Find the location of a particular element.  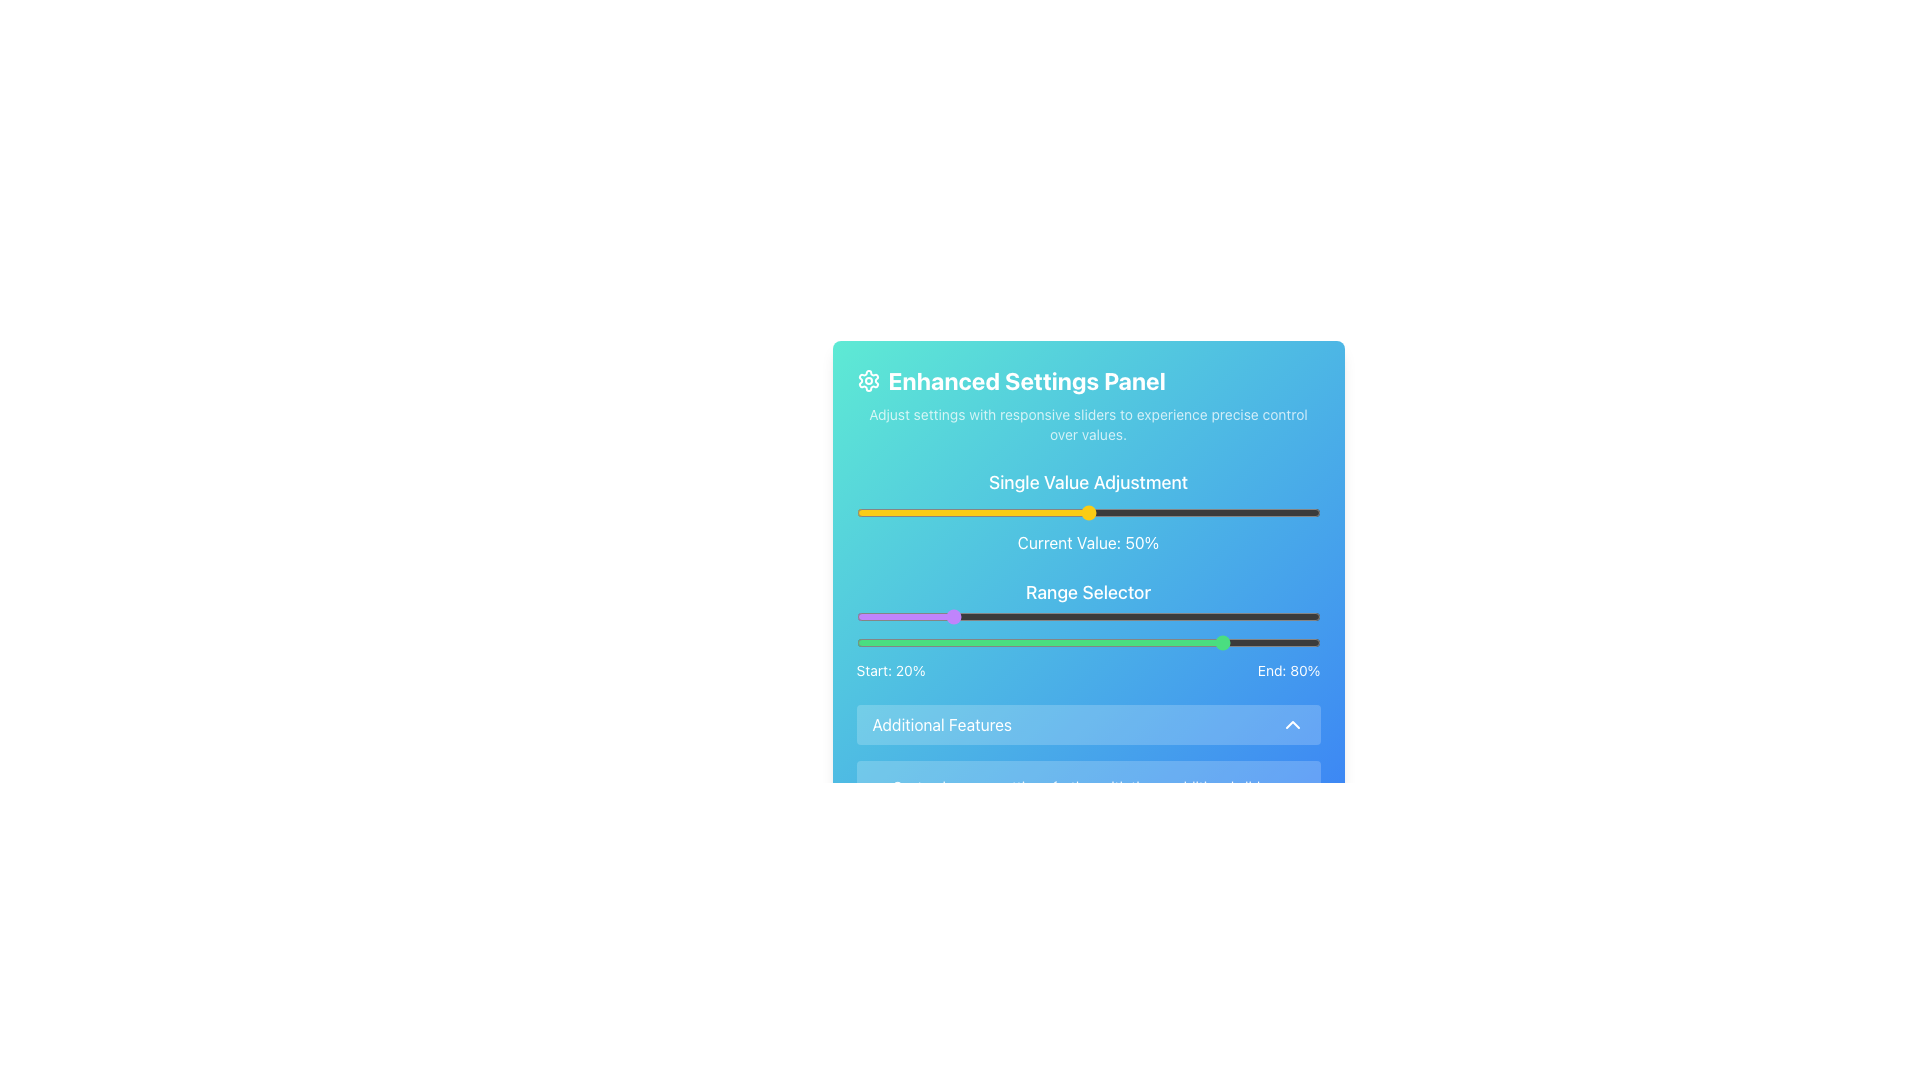

the slider is located at coordinates (1167, 512).